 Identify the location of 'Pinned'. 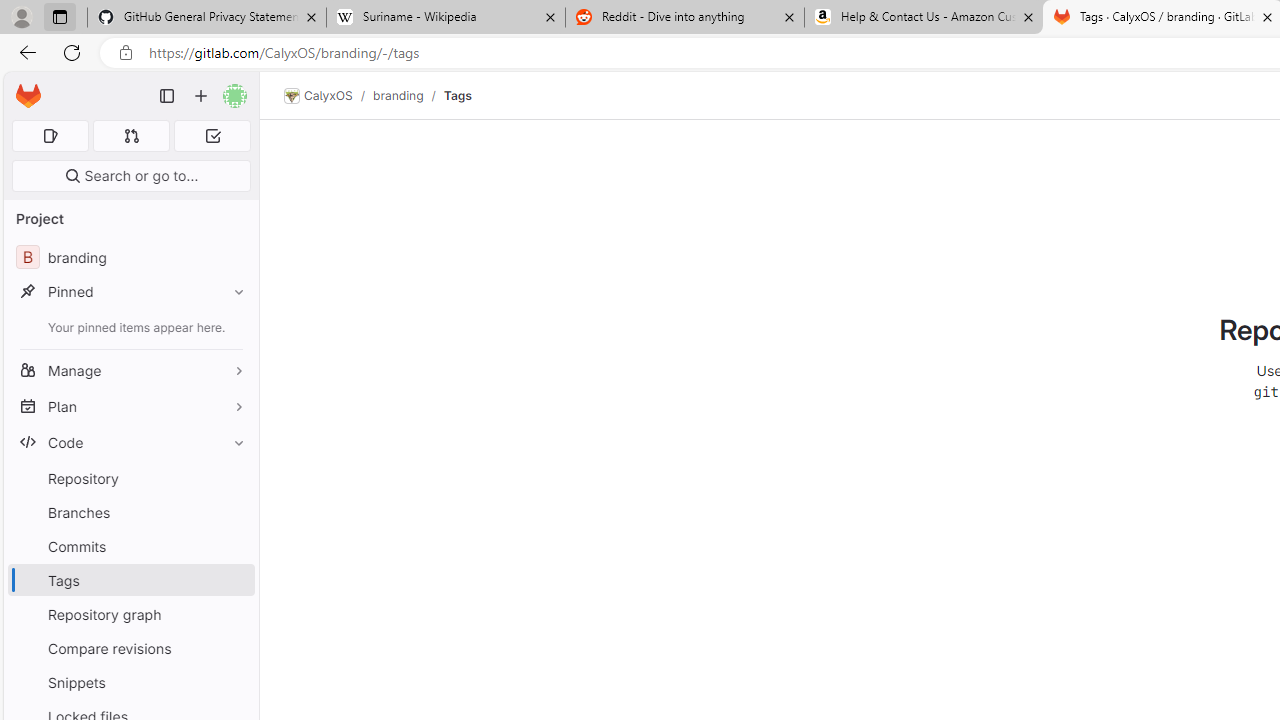
(130, 291).